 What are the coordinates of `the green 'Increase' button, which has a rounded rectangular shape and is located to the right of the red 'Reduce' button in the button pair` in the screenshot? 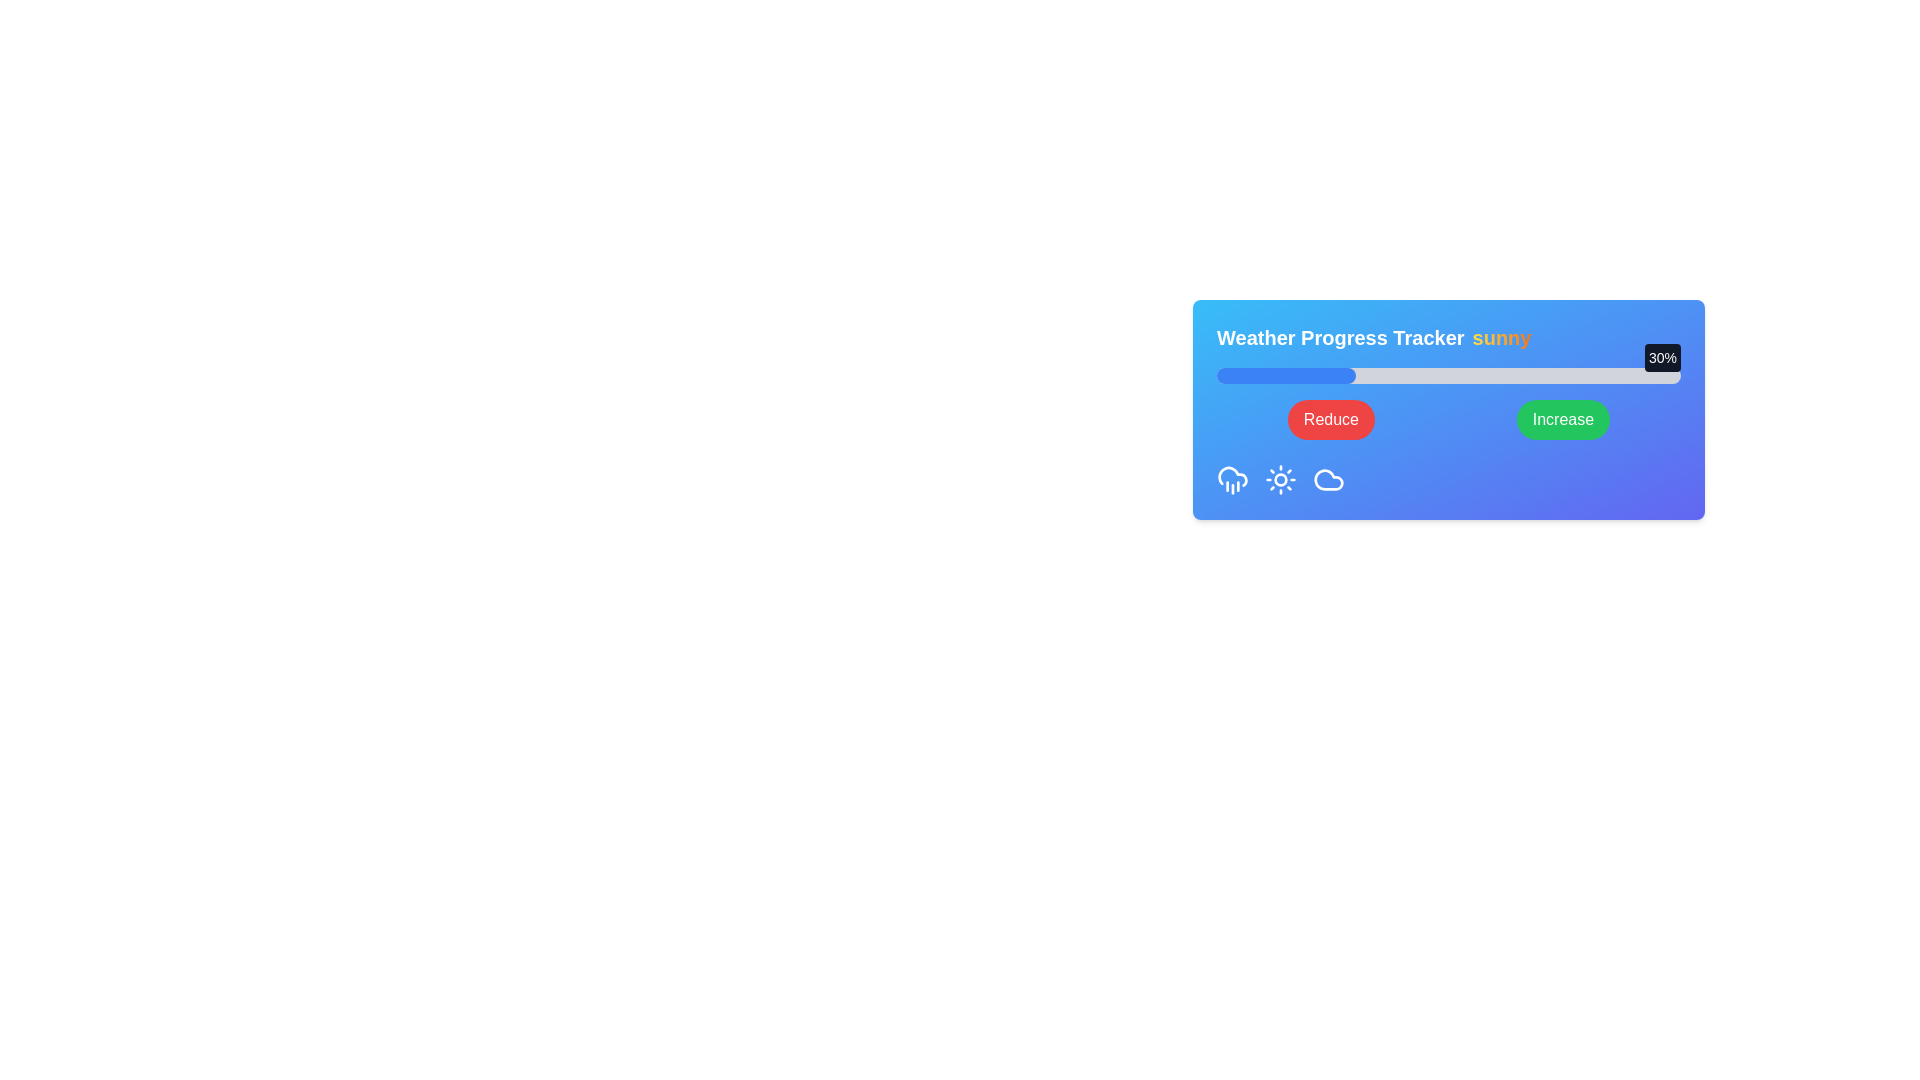 It's located at (1562, 419).